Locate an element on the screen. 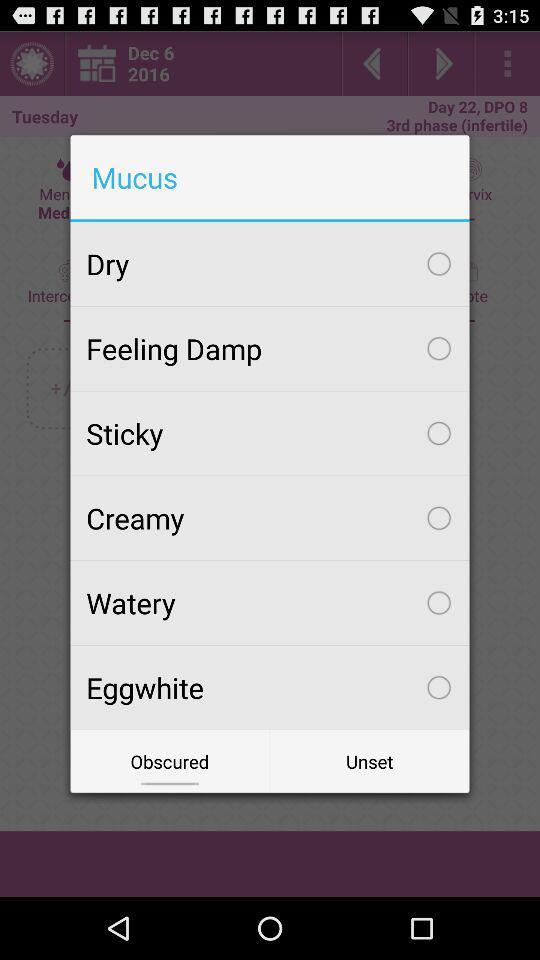 Image resolution: width=540 pixels, height=960 pixels. sticky is located at coordinates (270, 433).